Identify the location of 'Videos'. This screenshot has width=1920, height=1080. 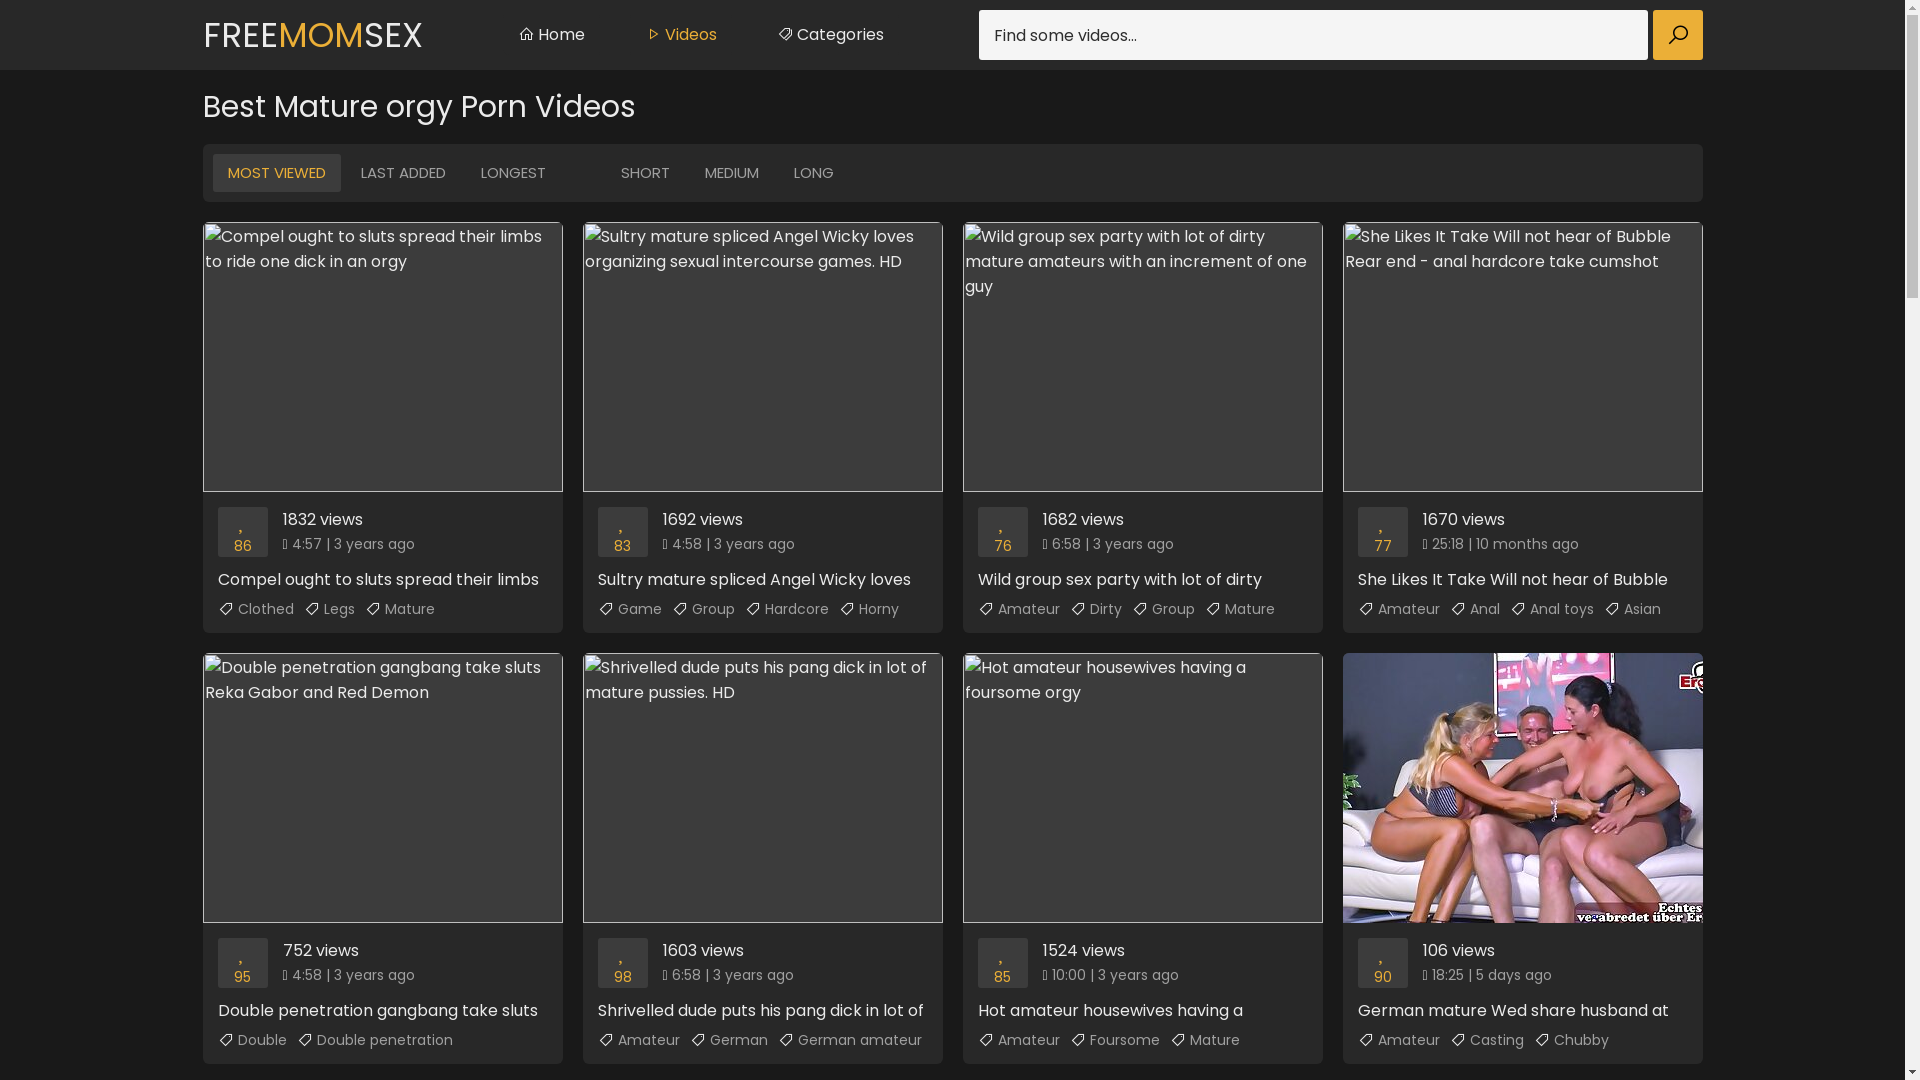
(681, 34).